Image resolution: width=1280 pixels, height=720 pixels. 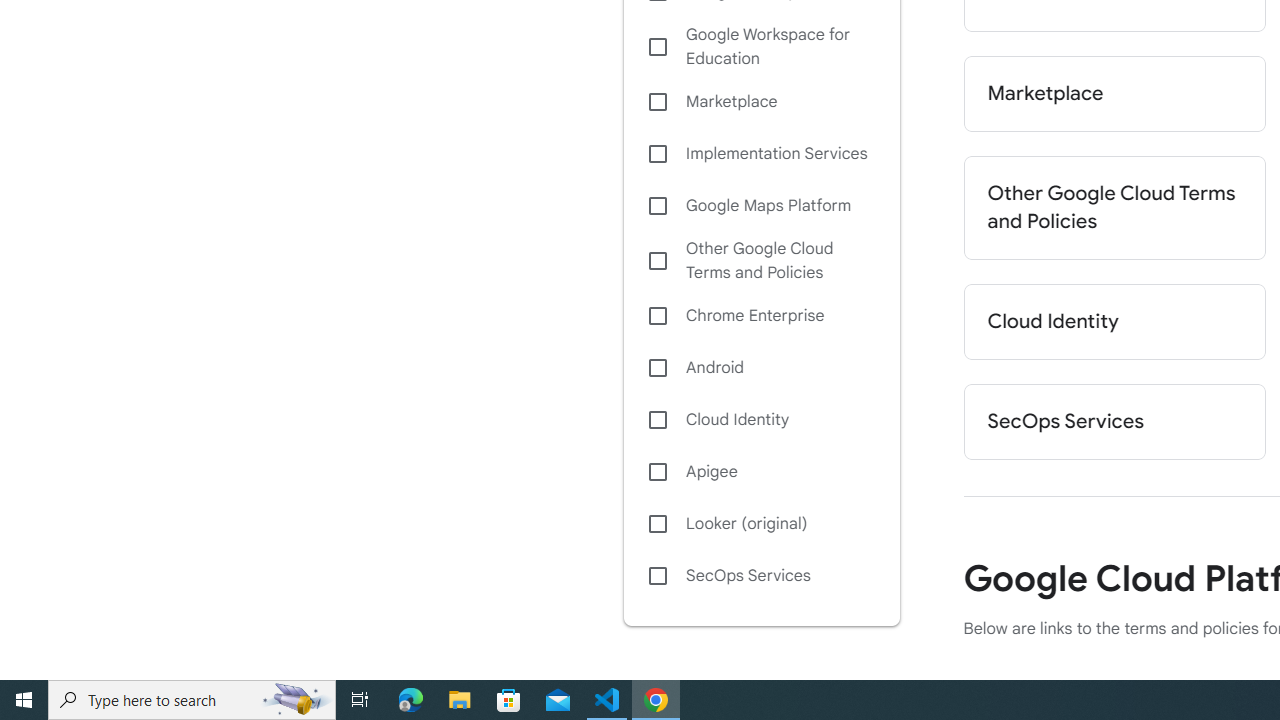 I want to click on 'Looker (original)', so click(x=760, y=523).